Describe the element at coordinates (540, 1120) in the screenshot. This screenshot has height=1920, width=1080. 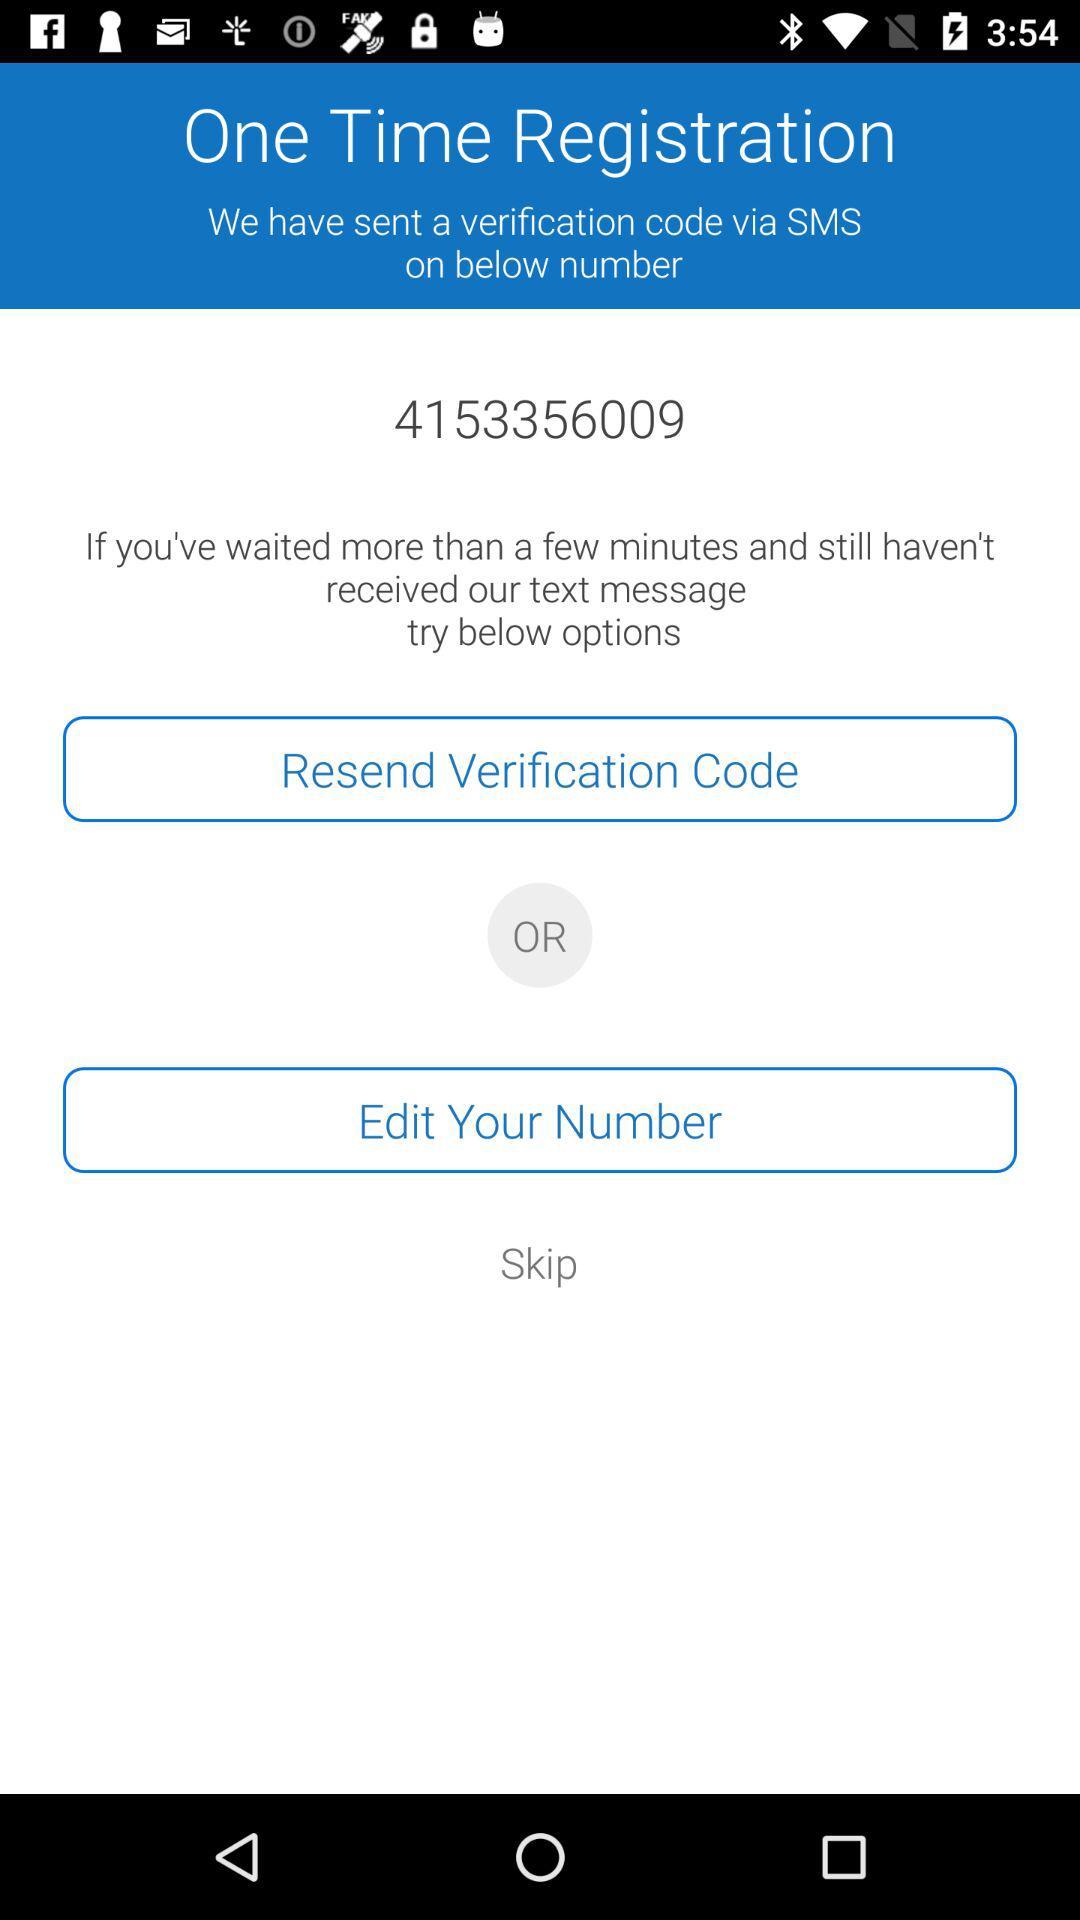
I see `edit your number item` at that location.